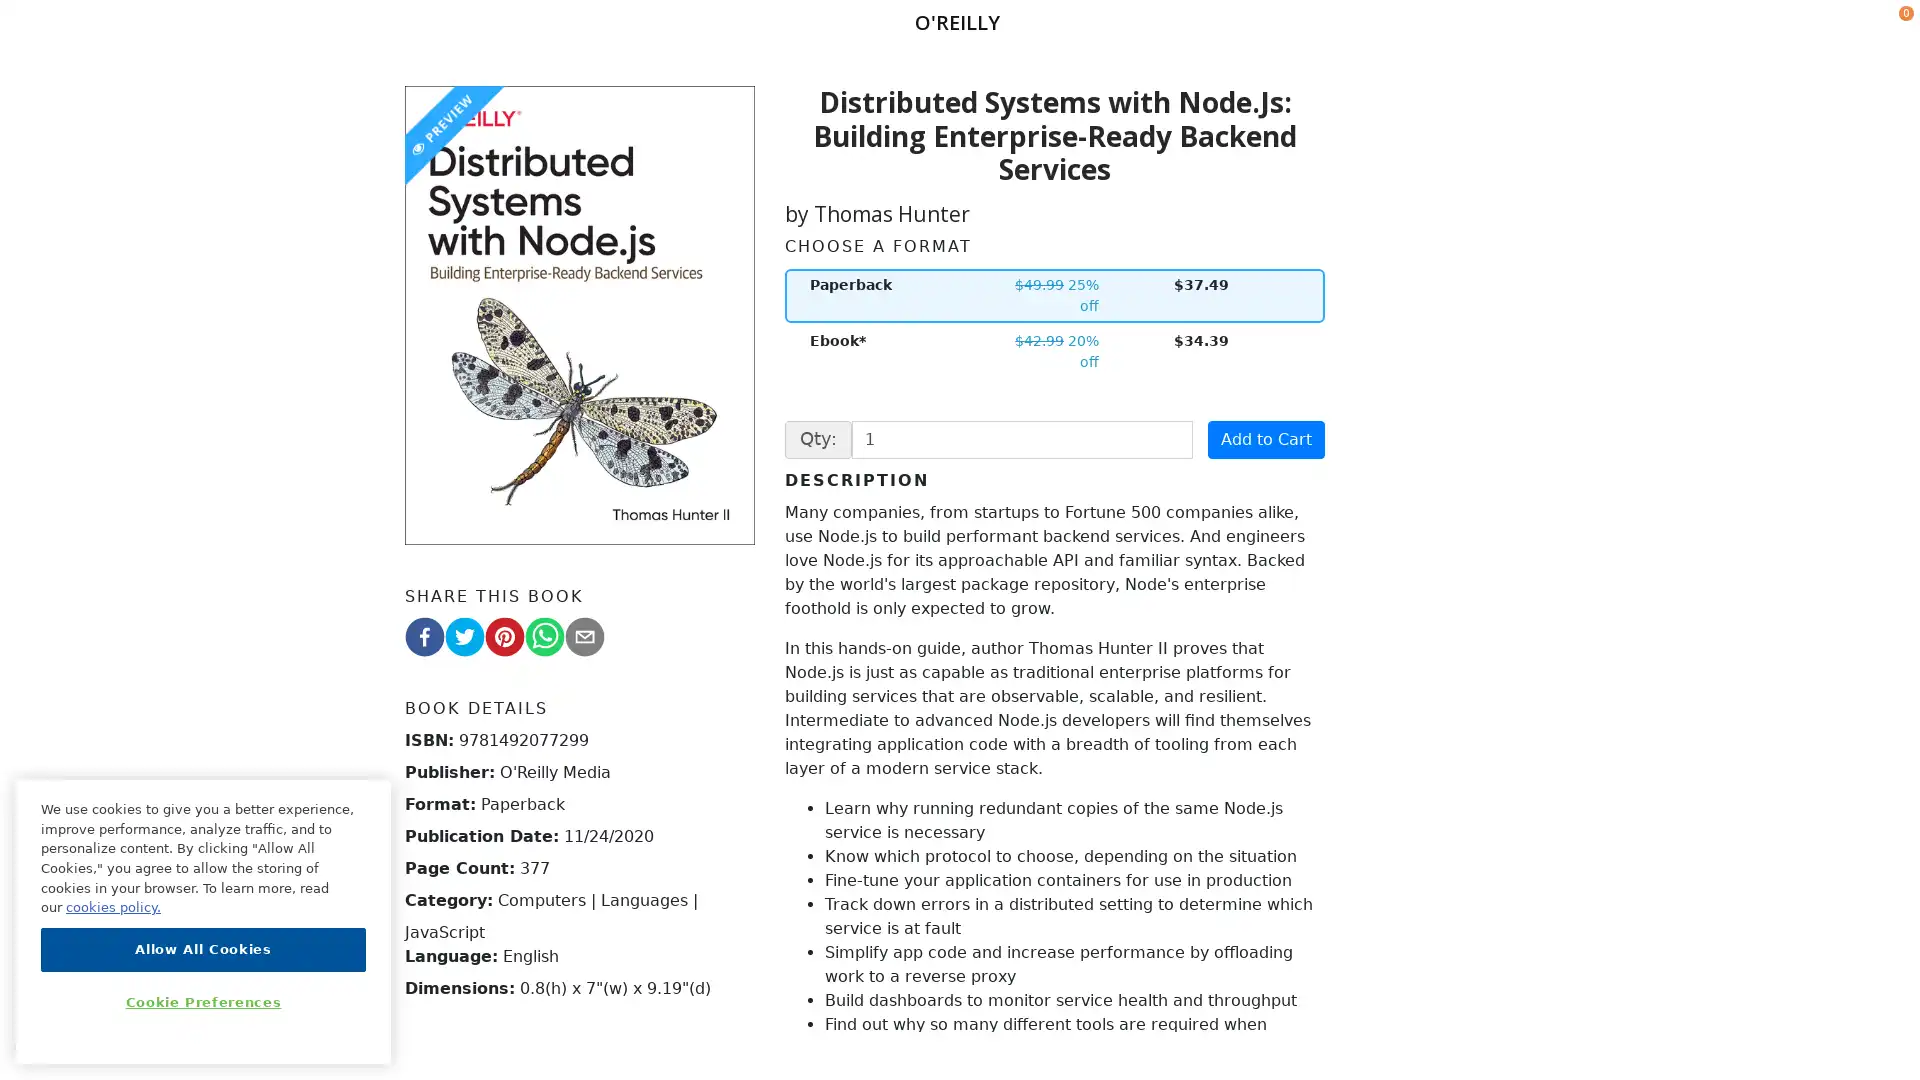 This screenshot has width=1920, height=1080. I want to click on Cookie Preferences, so click(203, 1002).